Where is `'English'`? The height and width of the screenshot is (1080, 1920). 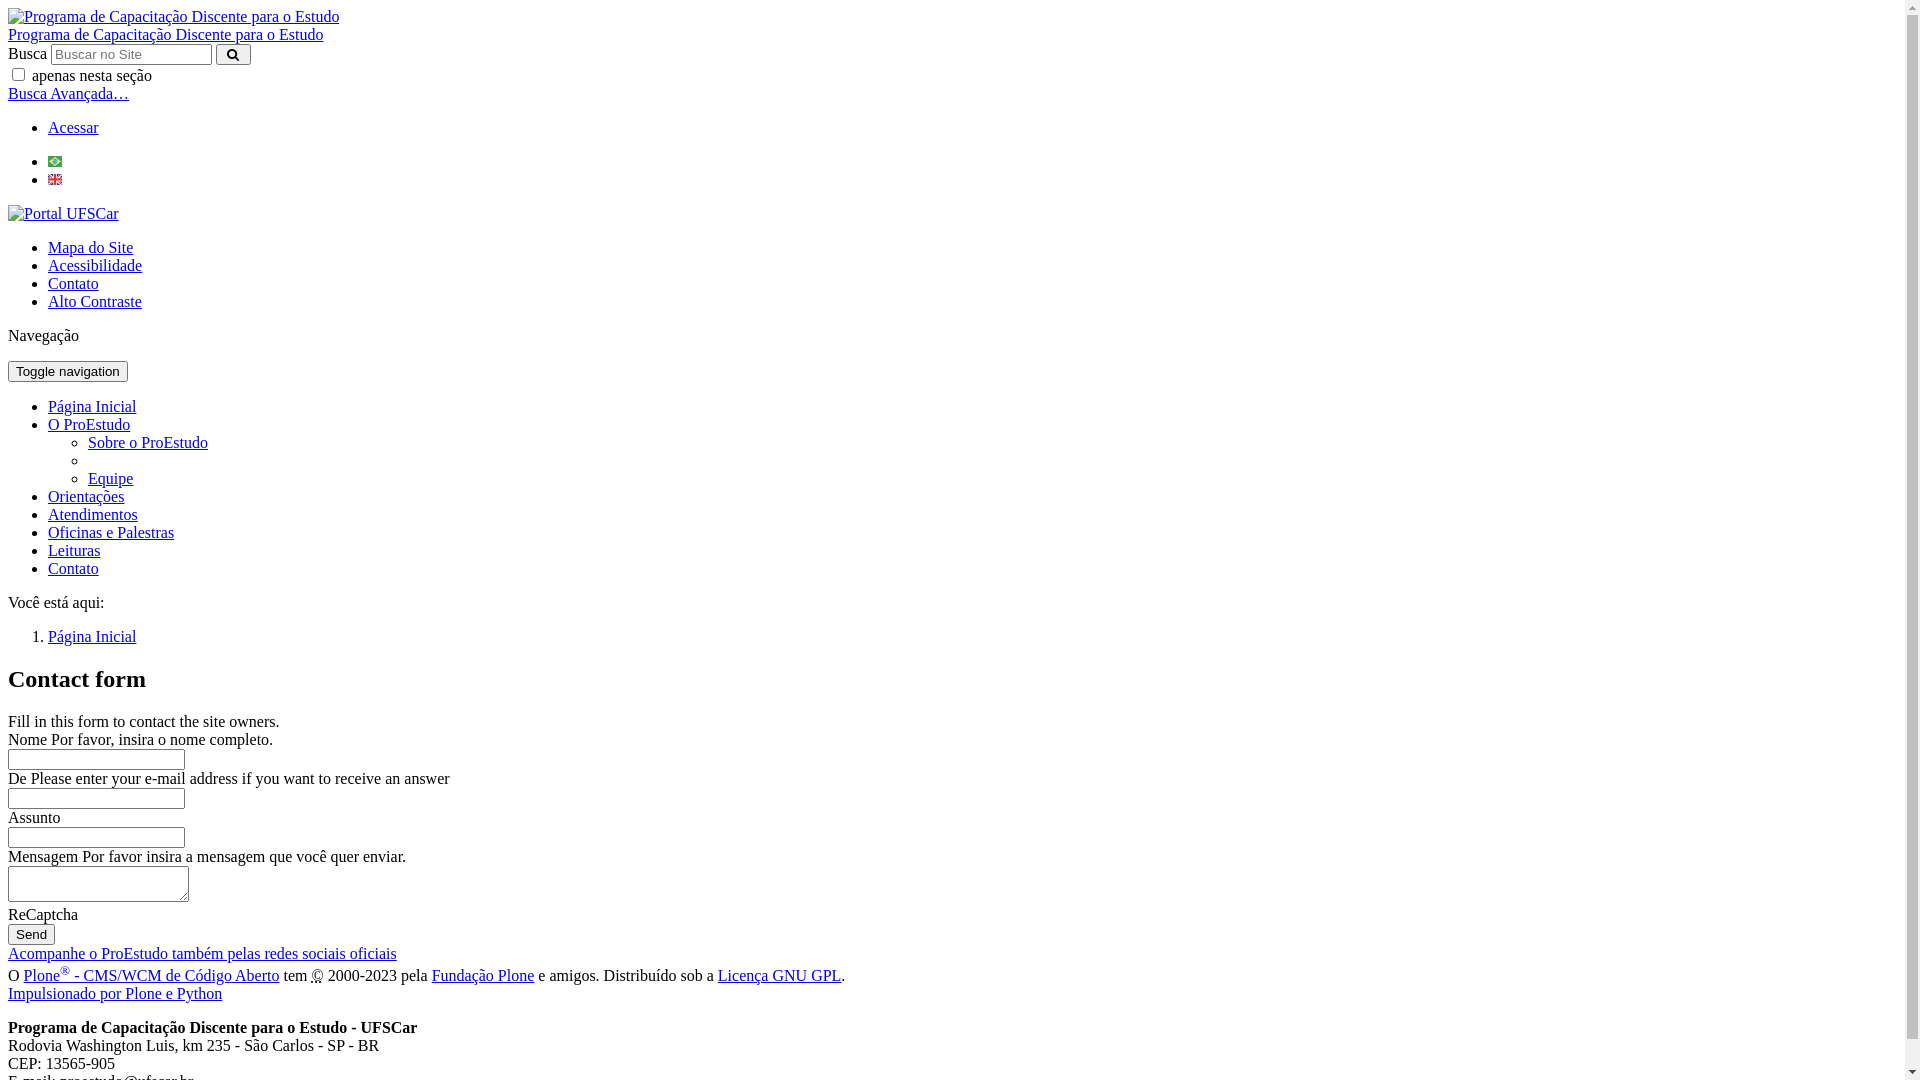
'English' is located at coordinates (48, 178).